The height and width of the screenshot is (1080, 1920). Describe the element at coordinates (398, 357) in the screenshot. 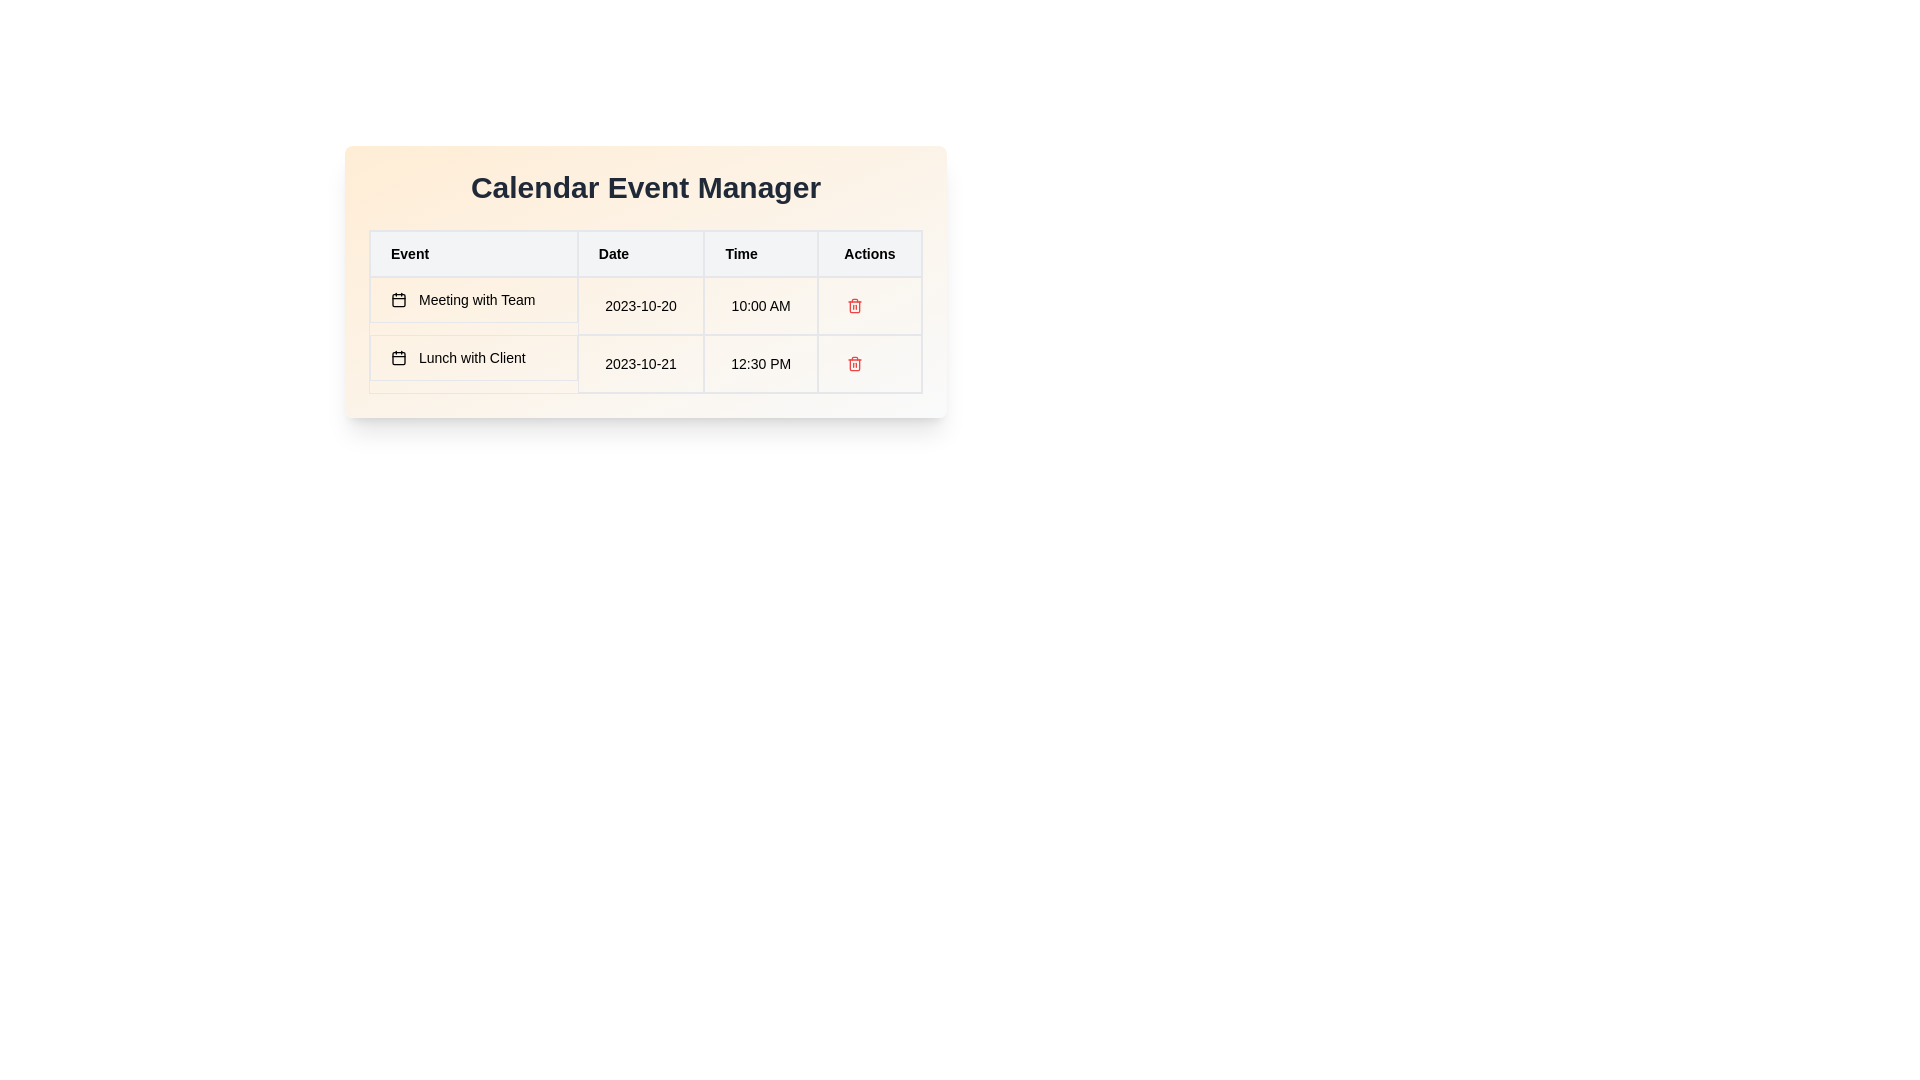

I see `the calendar icon representing the 'Lunch with Client' event, which is positioned to the left of the corresponding text` at that location.